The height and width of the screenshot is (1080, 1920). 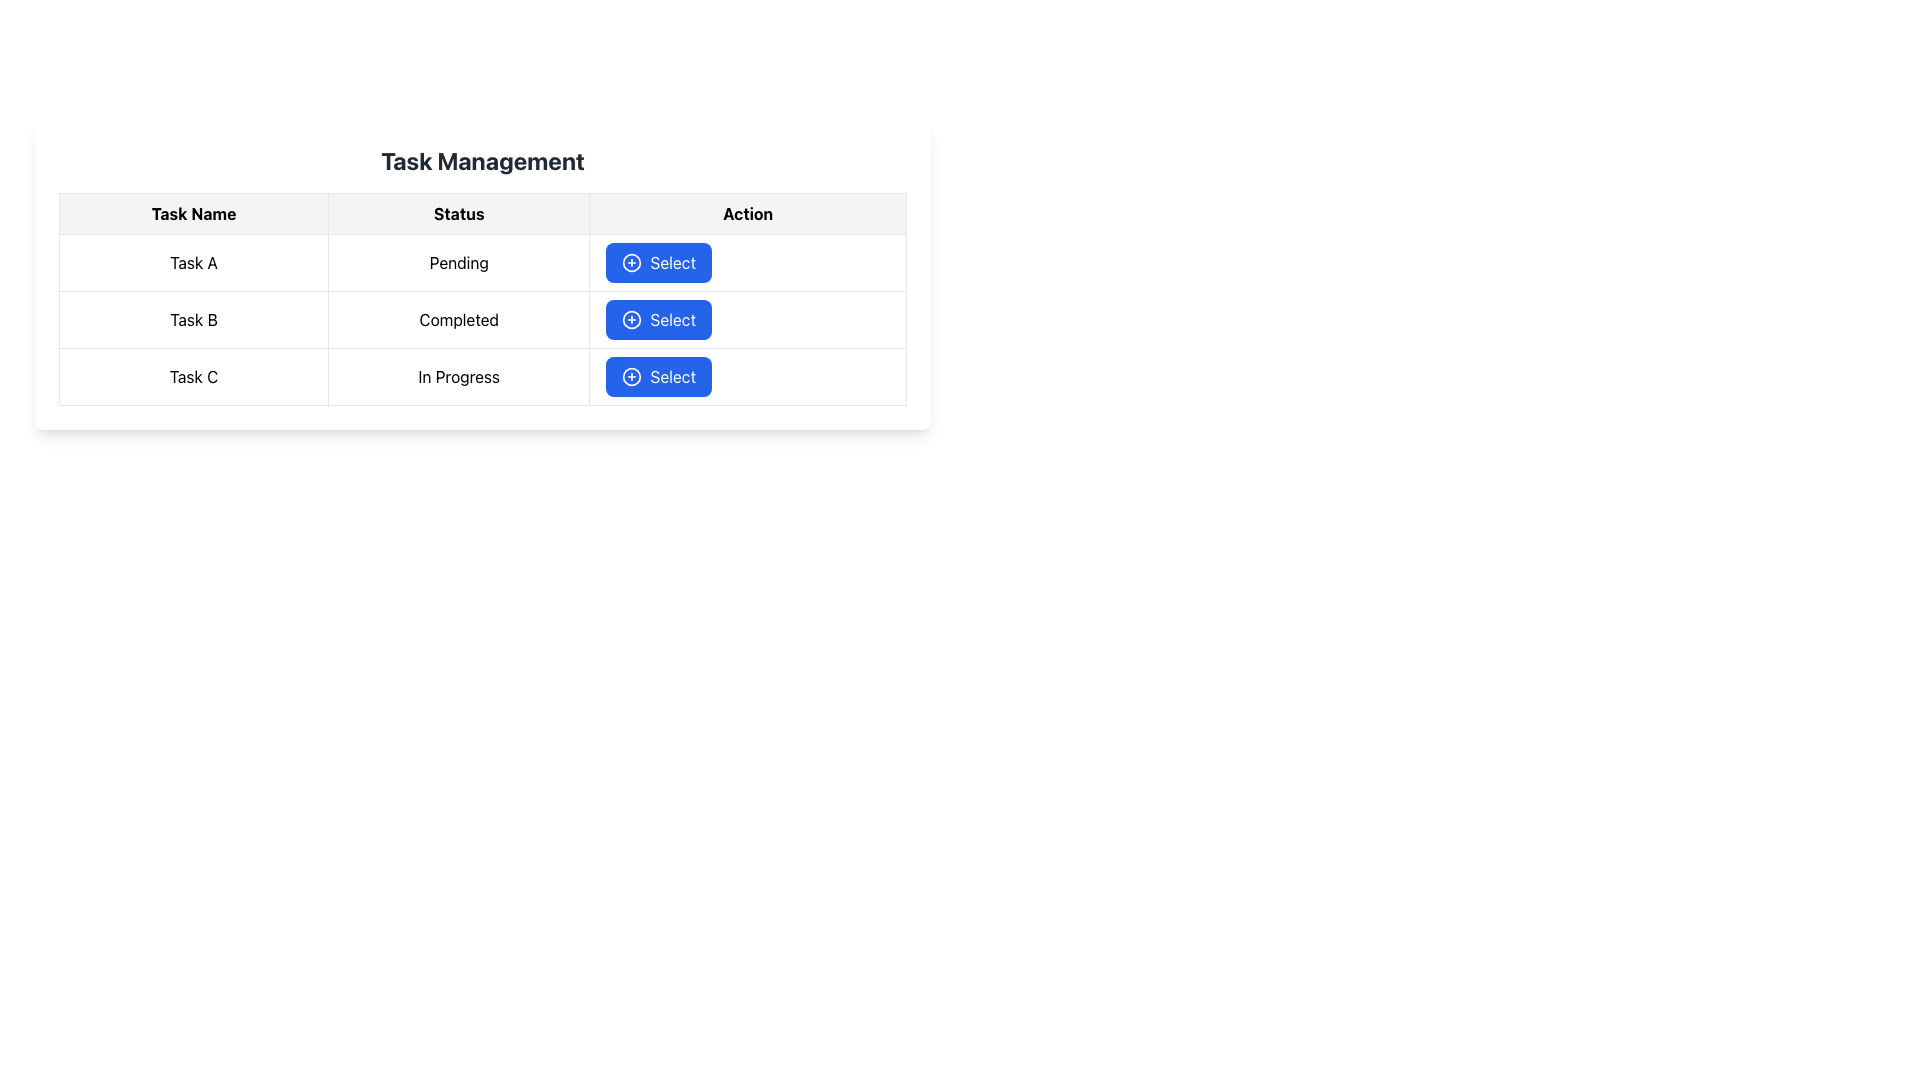 What do you see at coordinates (747, 213) in the screenshot?
I see `text 'Action' from the Table Header Cell located on the far right of the header row in a table with three columns: 'Task Name', 'Status', and 'Action'` at bounding box center [747, 213].